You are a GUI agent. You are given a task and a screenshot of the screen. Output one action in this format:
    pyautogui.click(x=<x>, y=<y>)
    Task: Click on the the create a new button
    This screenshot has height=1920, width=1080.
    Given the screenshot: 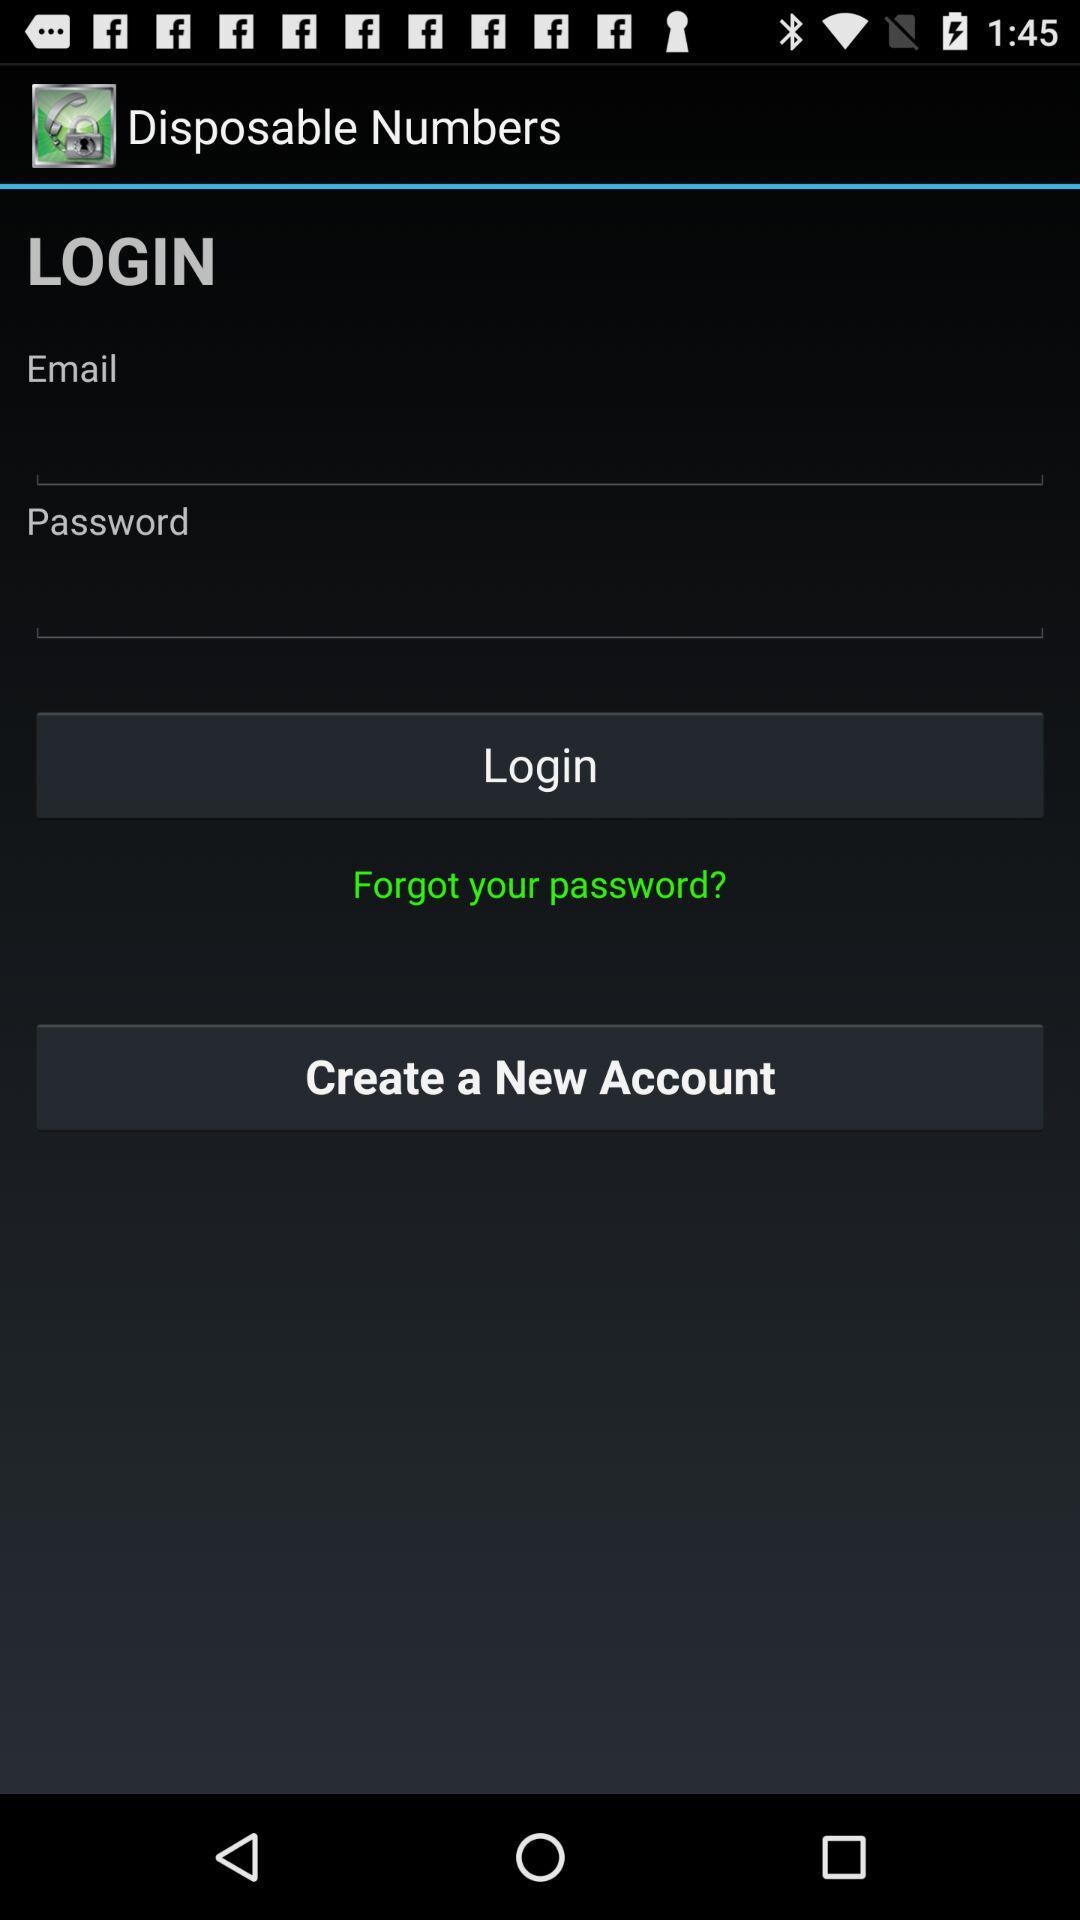 What is the action you would take?
    pyautogui.click(x=540, y=1075)
    